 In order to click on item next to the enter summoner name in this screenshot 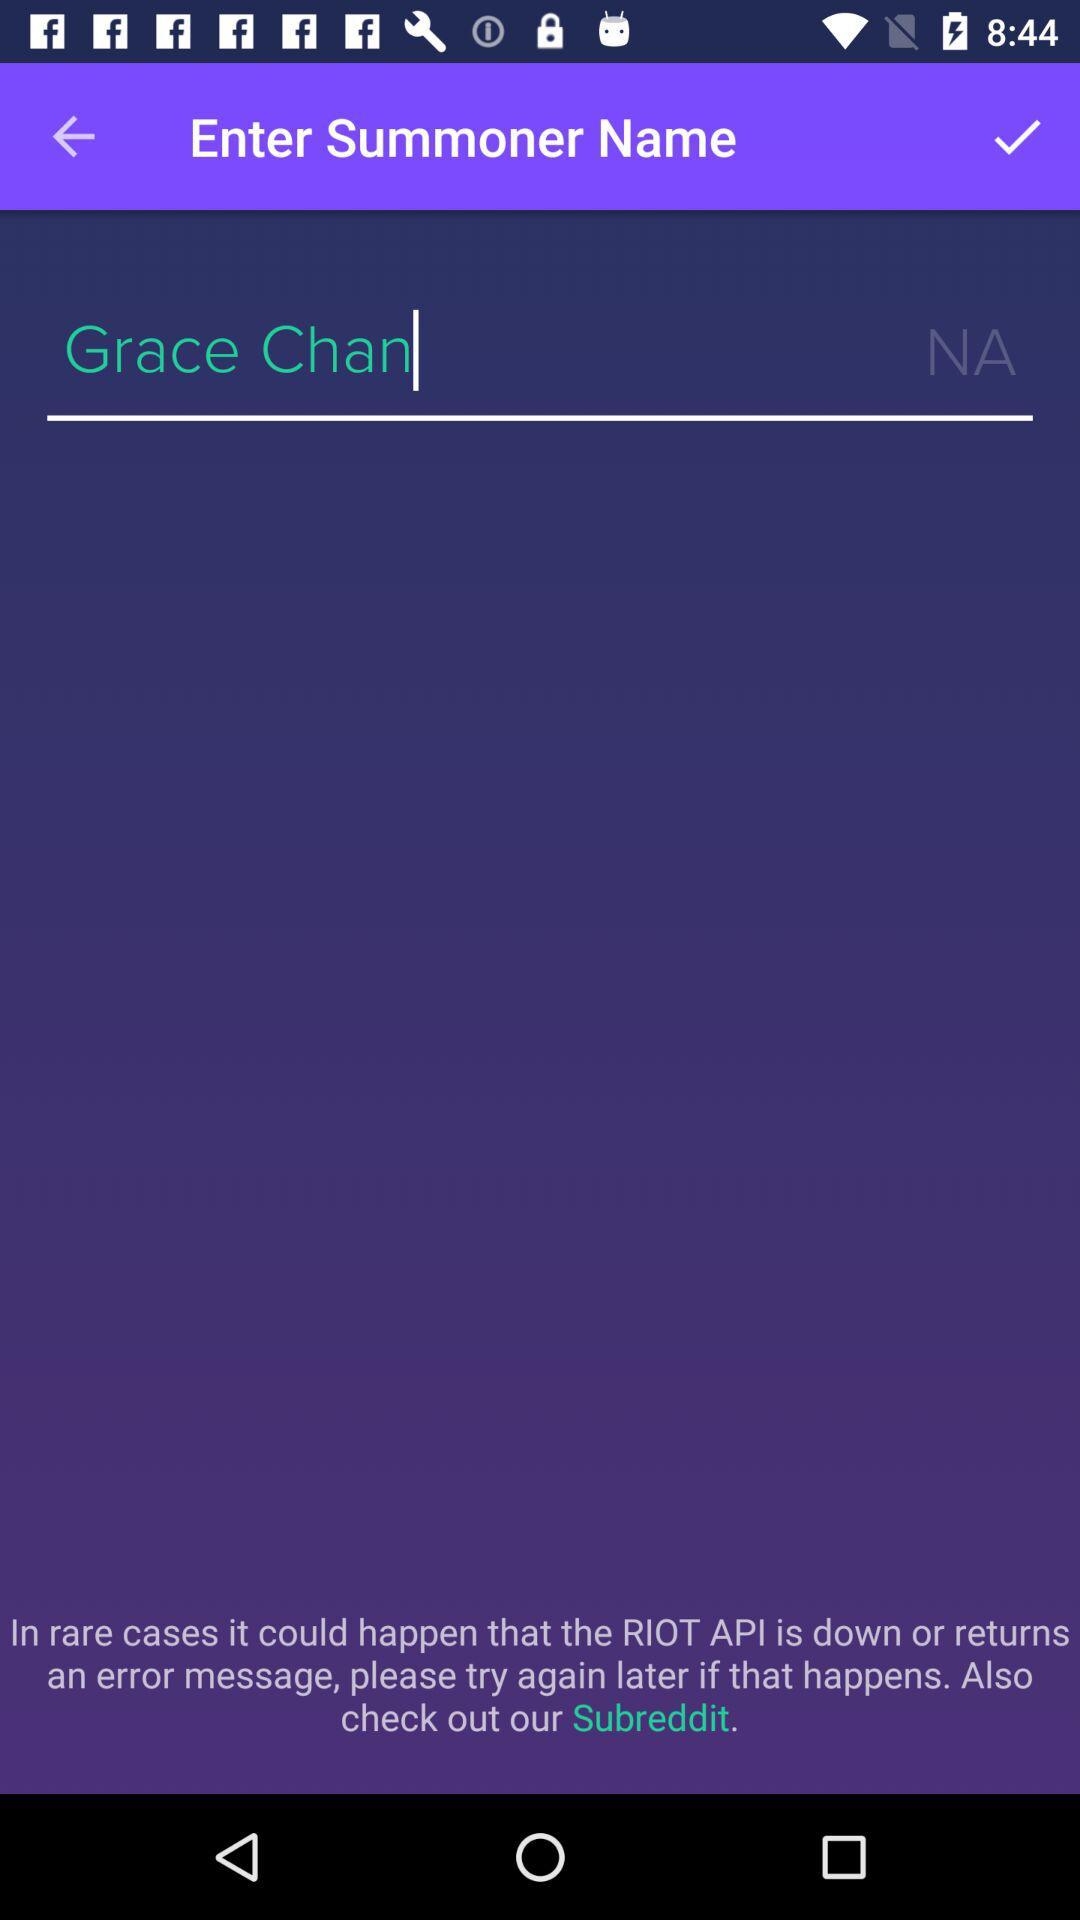, I will do `click(1017, 135)`.